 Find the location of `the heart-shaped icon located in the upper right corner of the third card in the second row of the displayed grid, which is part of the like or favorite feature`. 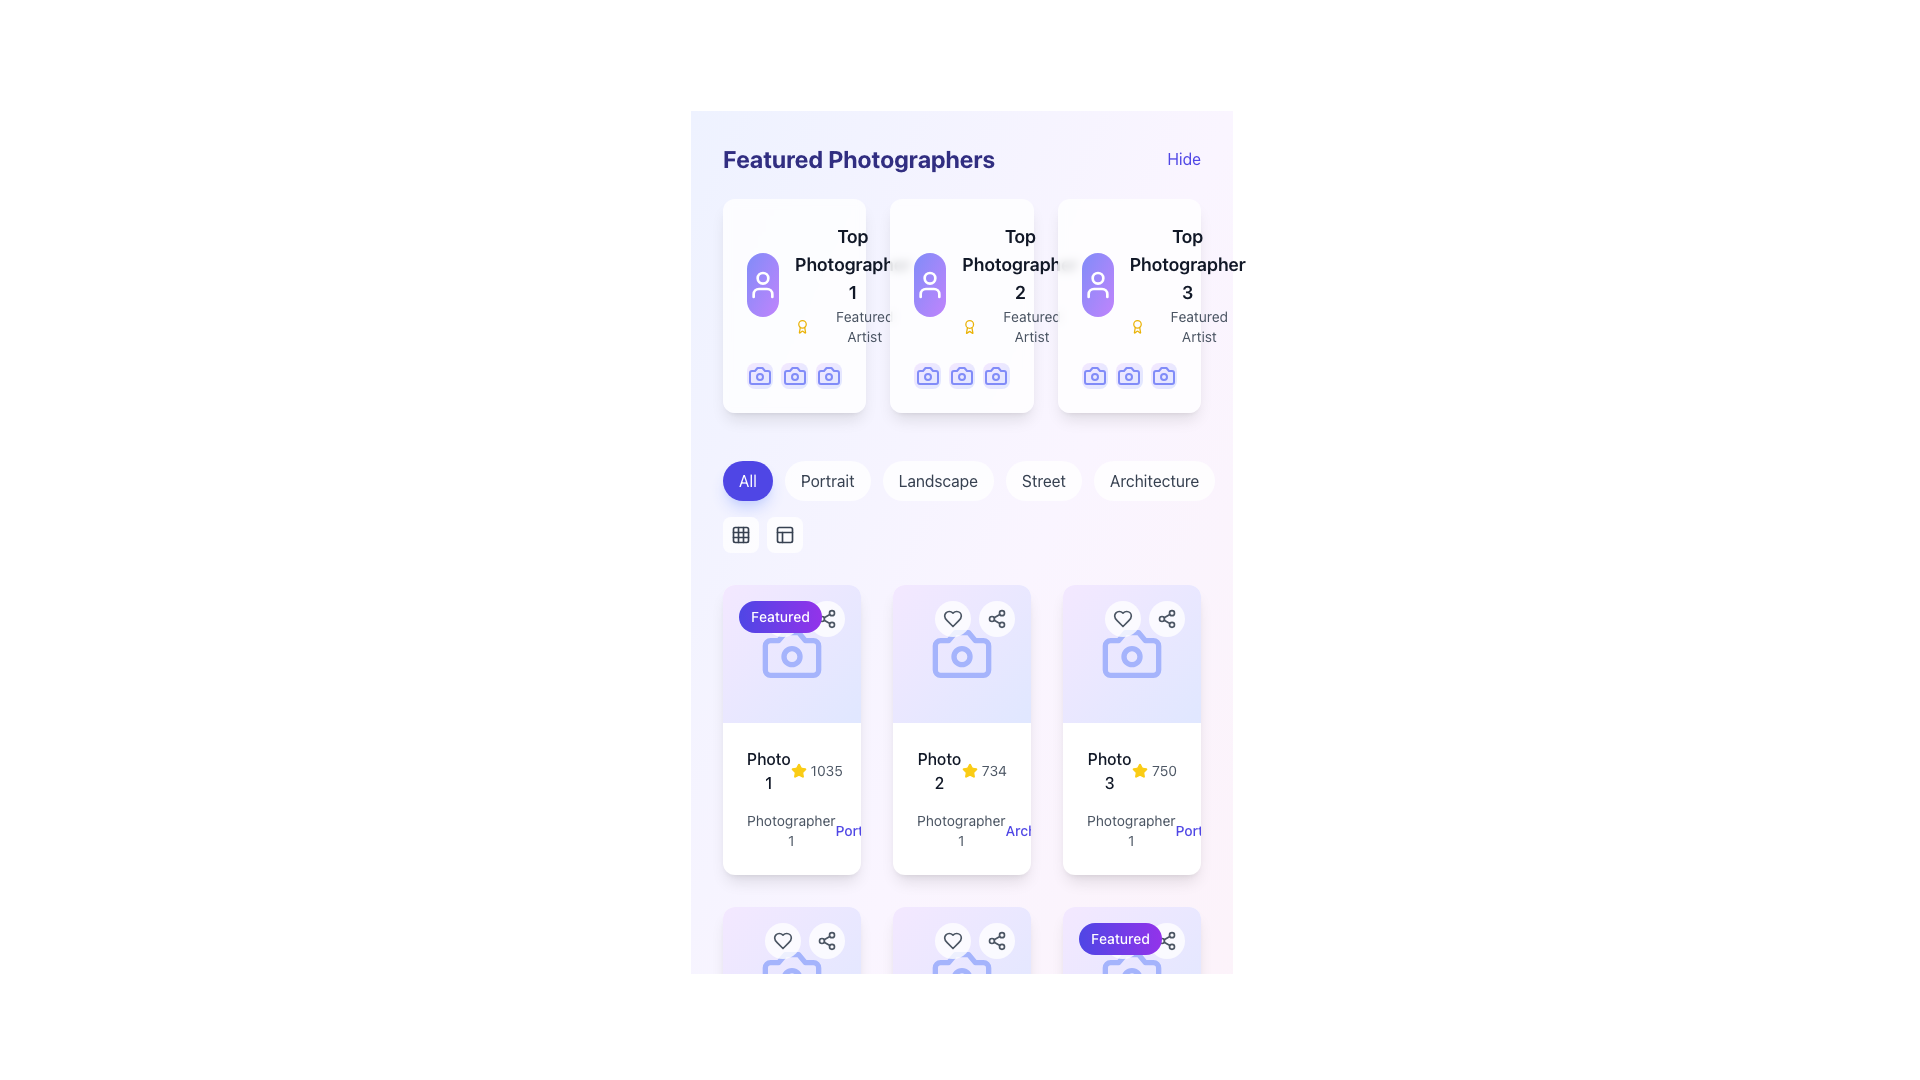

the heart-shaped icon located in the upper right corner of the third card in the second row of the displayed grid, which is part of the like or favorite feature is located at coordinates (781, 941).